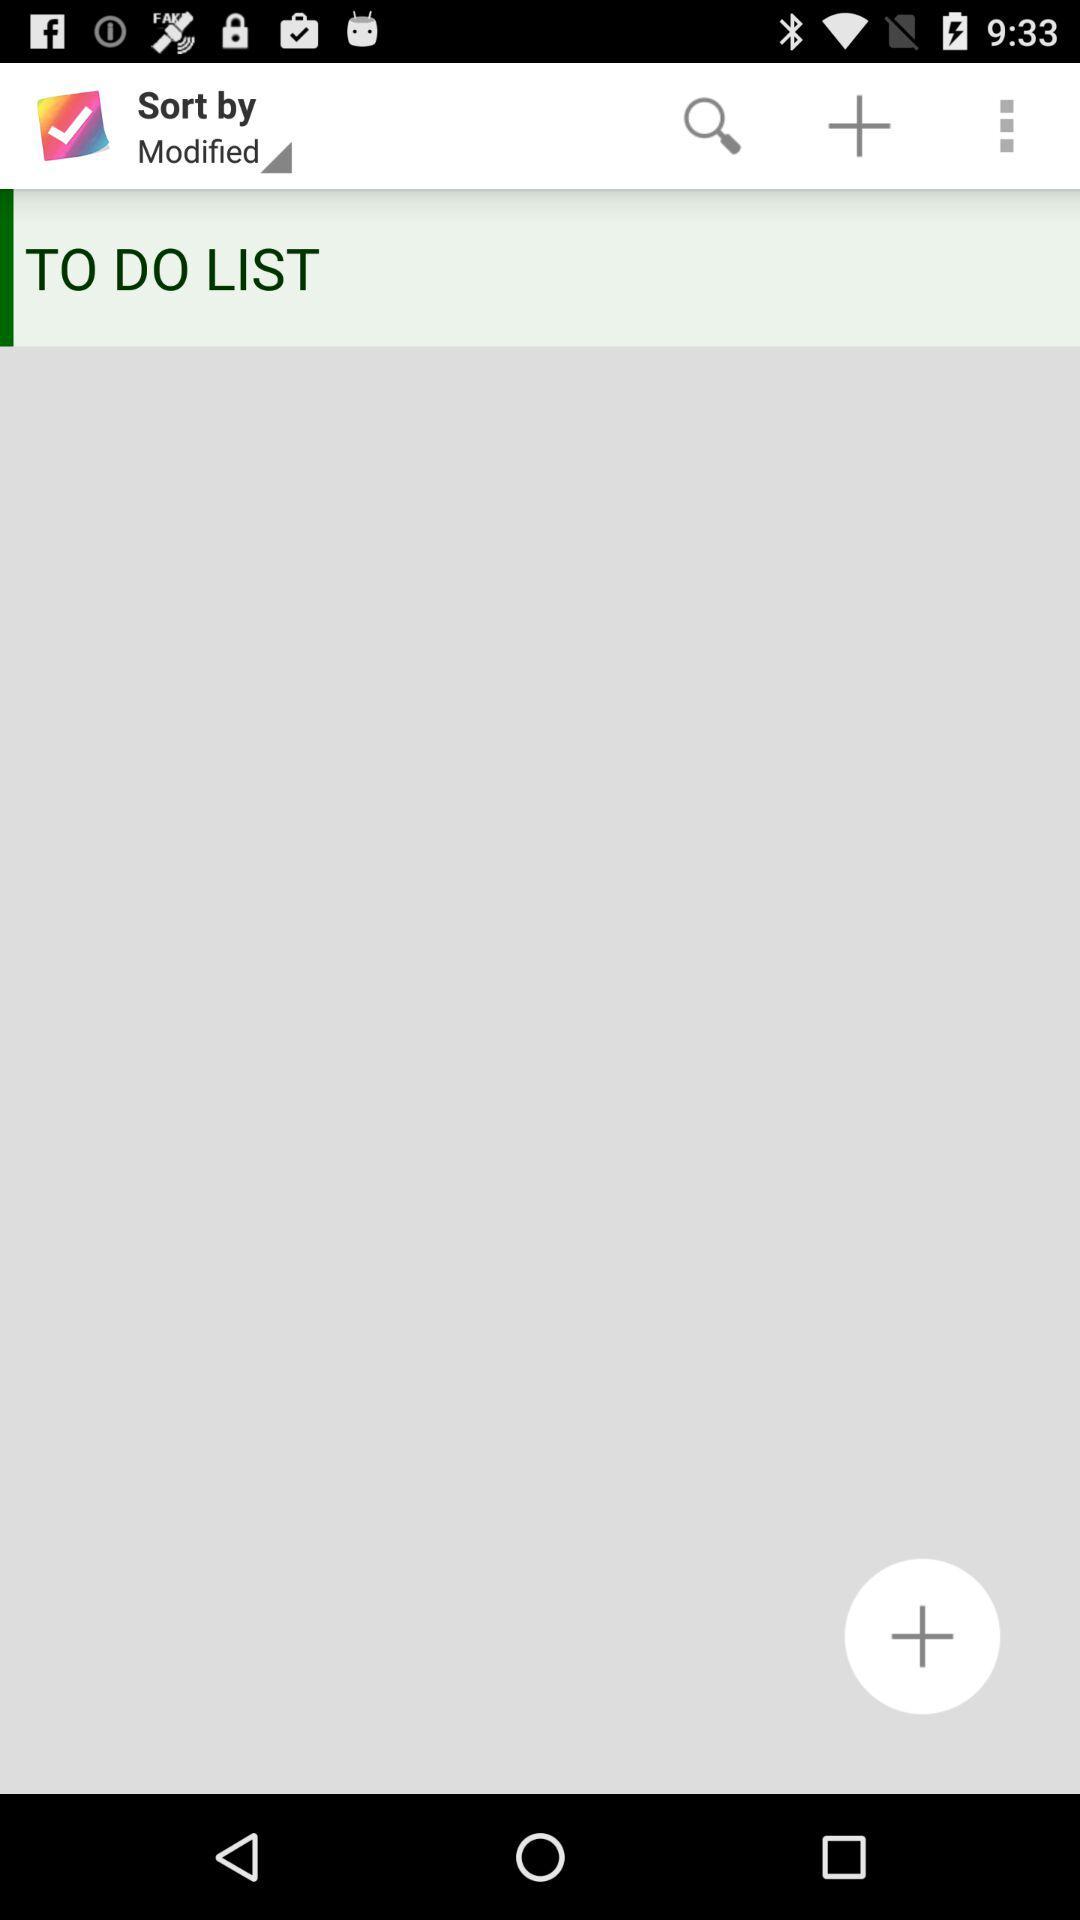 Image resolution: width=1080 pixels, height=1920 pixels. I want to click on app above the to do list, so click(858, 124).